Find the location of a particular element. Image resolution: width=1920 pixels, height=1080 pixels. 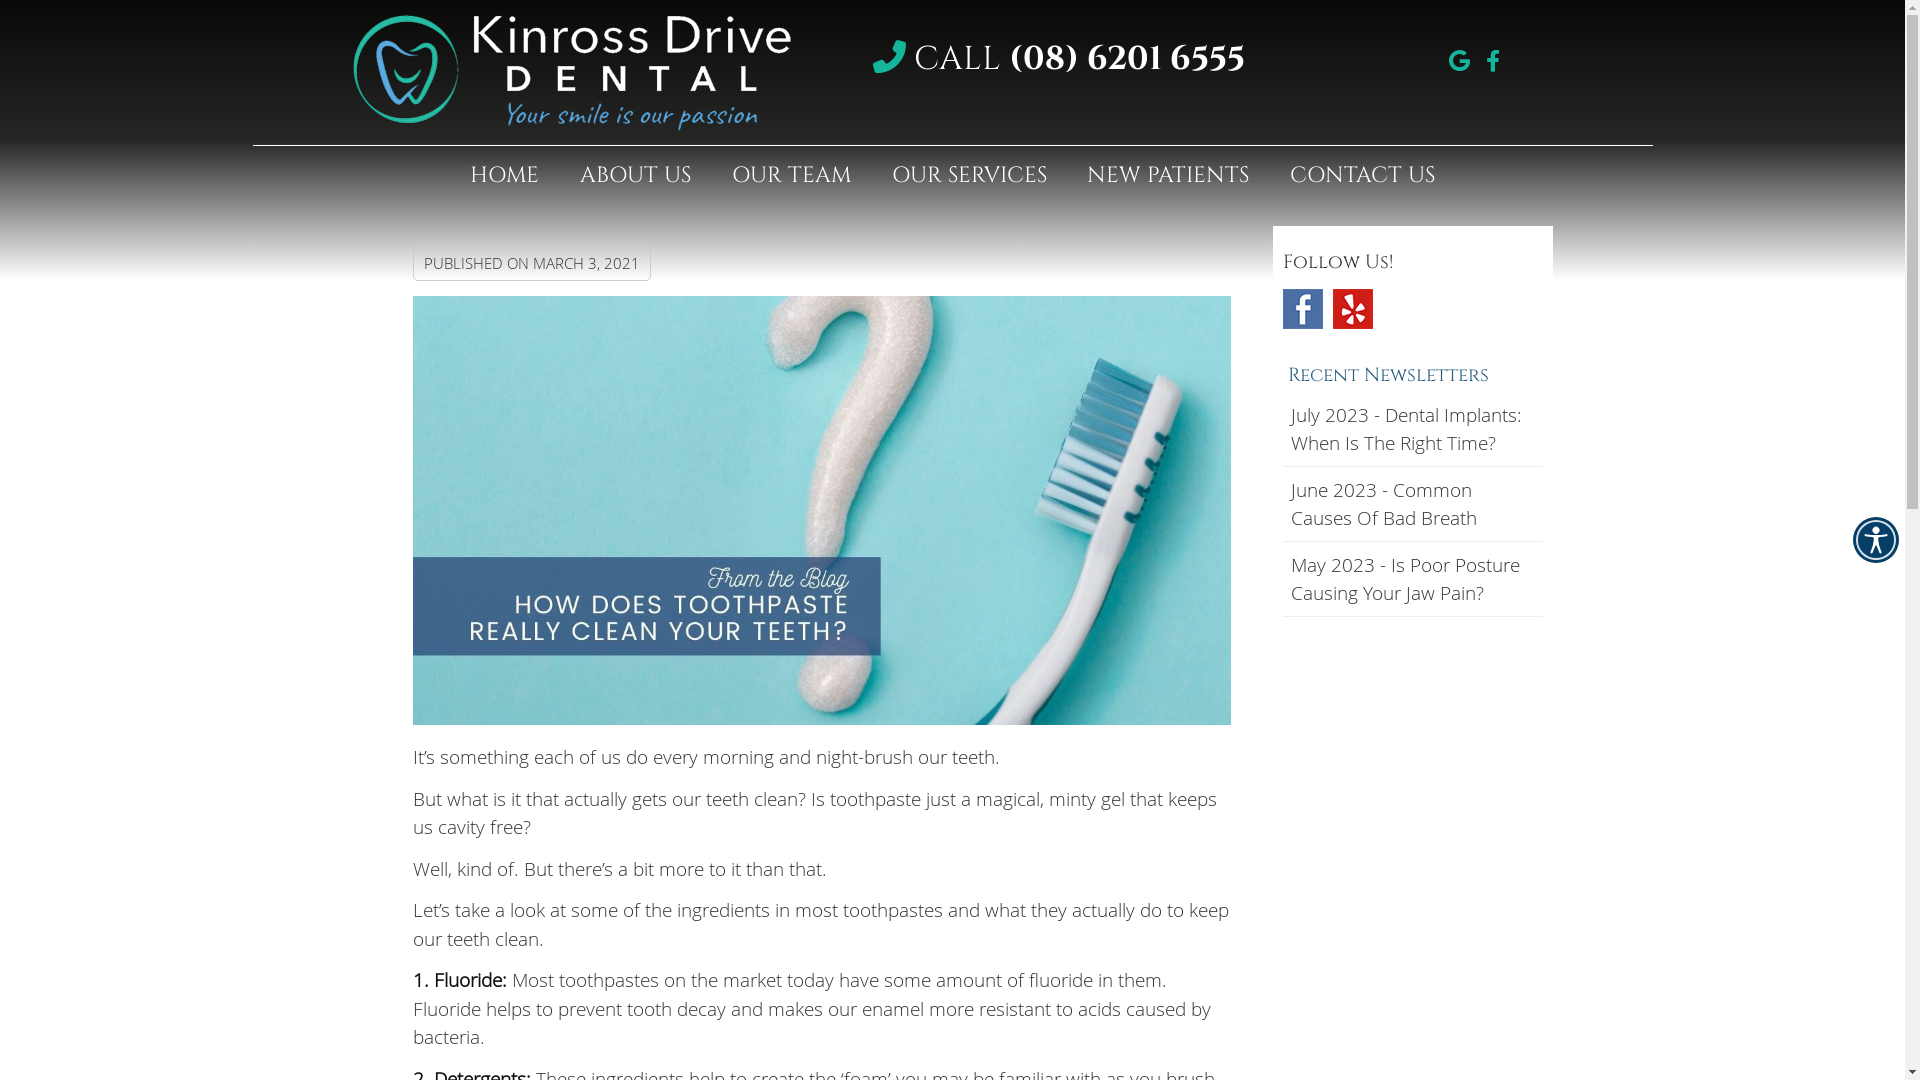

'July 2023 - Dental Implants: When Is The Right Time?' is located at coordinates (1410, 428).